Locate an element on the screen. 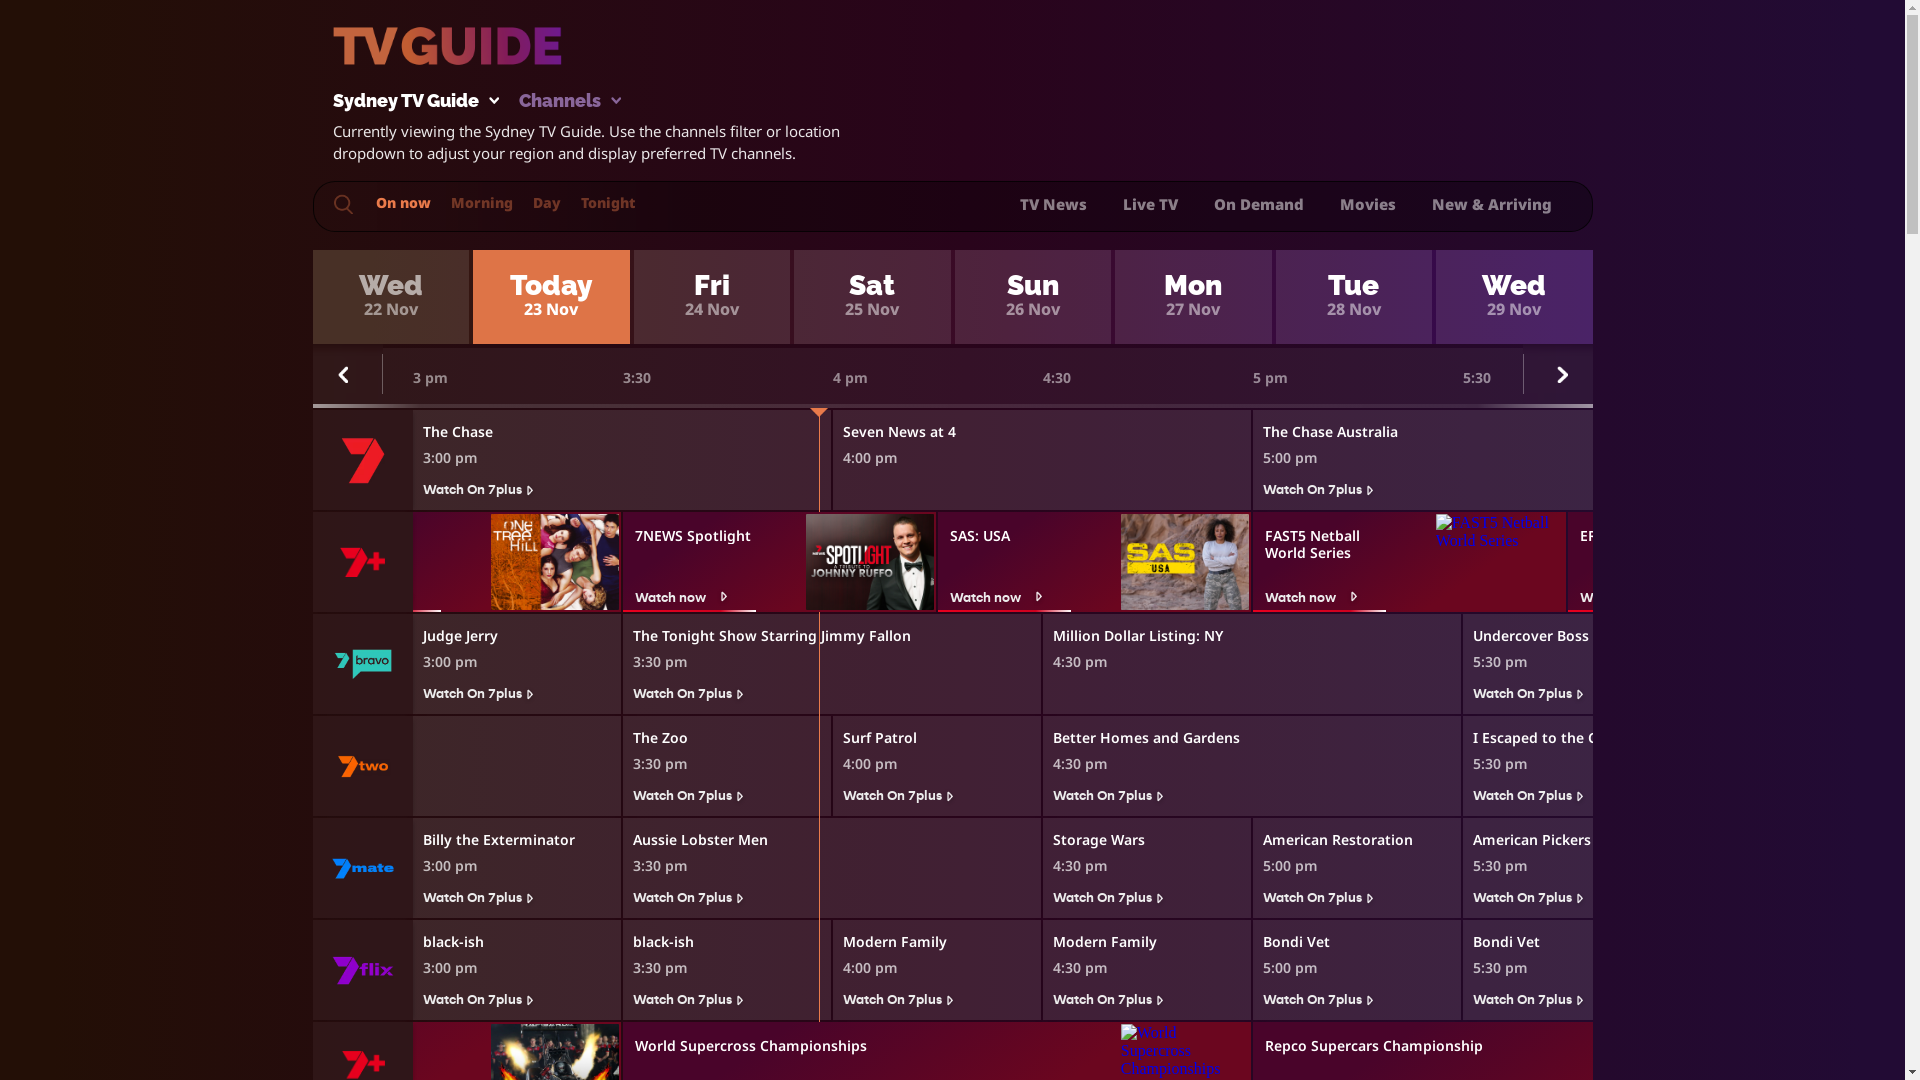 Image resolution: width=1920 pixels, height=1080 pixels. 'World Supercross Championships' is located at coordinates (757, 1040).